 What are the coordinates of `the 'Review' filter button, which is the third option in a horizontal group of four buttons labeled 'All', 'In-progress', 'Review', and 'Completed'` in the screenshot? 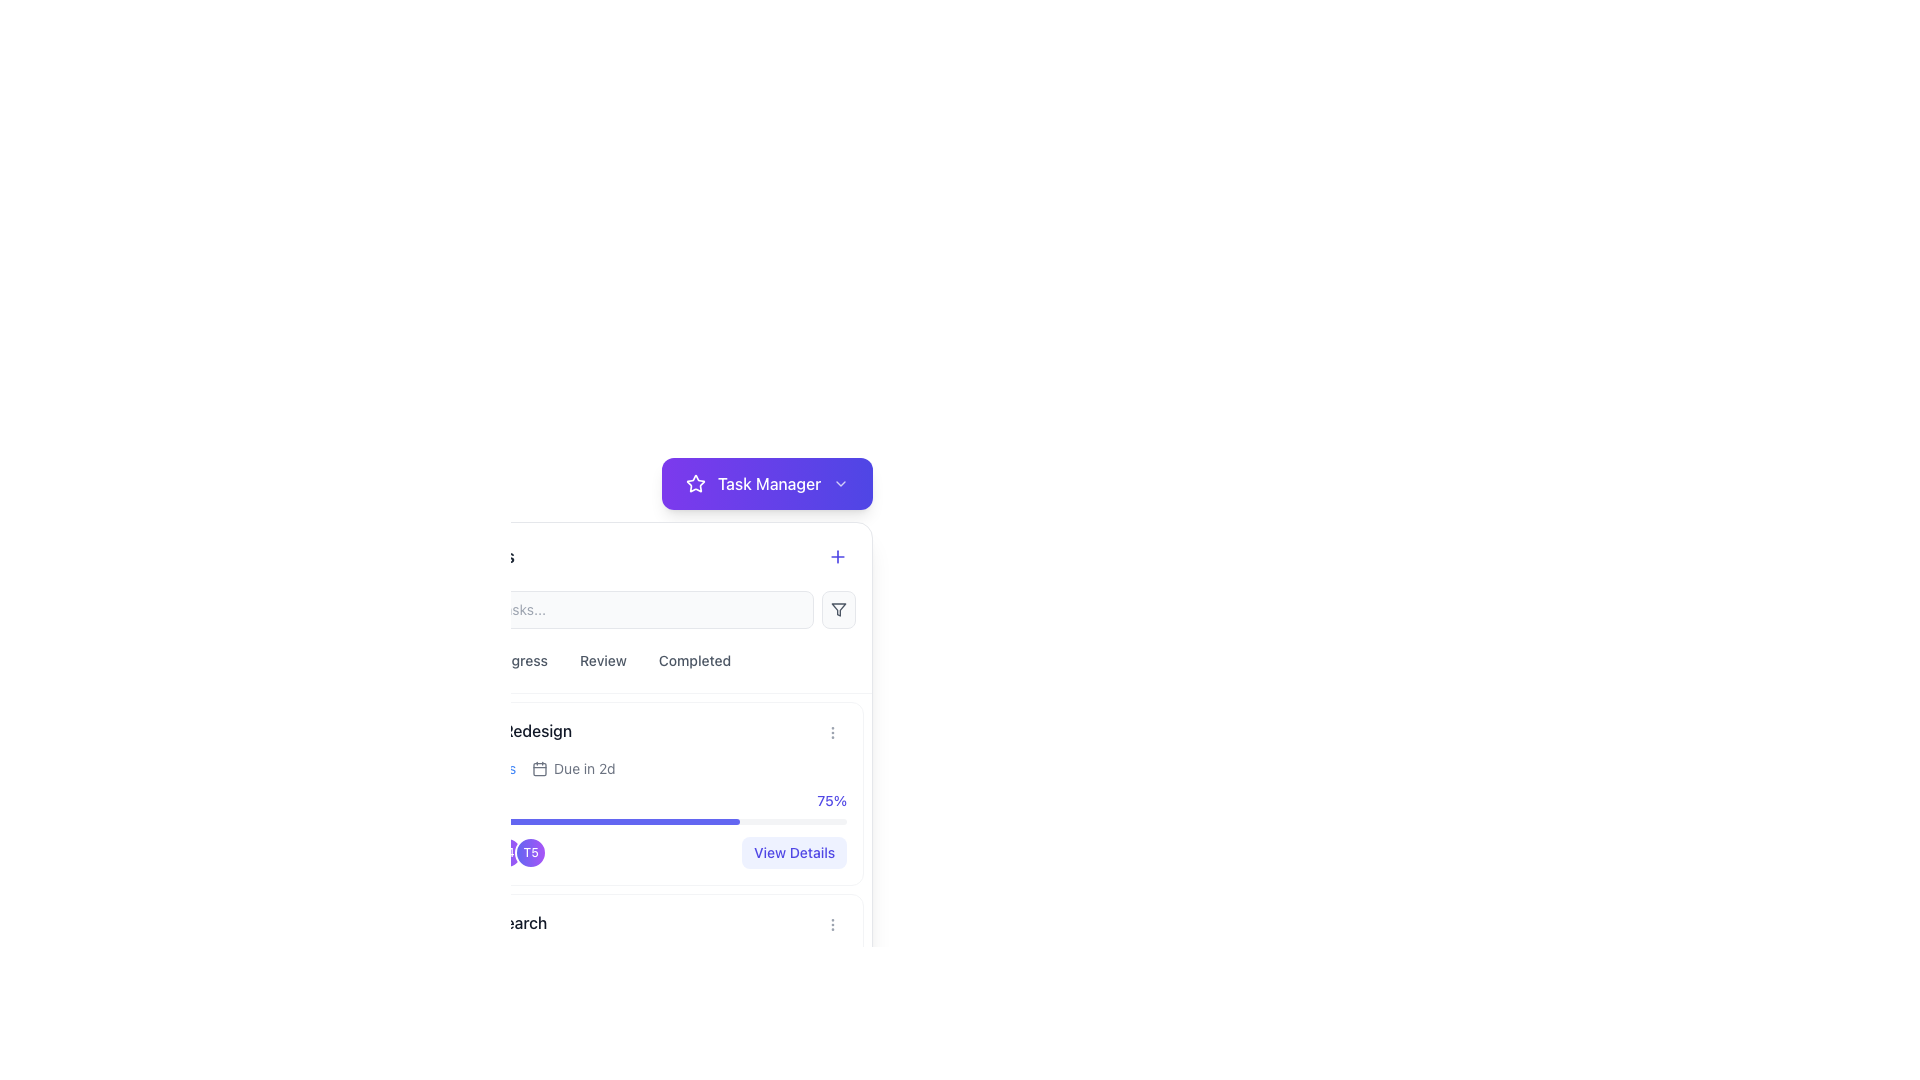 It's located at (602, 660).